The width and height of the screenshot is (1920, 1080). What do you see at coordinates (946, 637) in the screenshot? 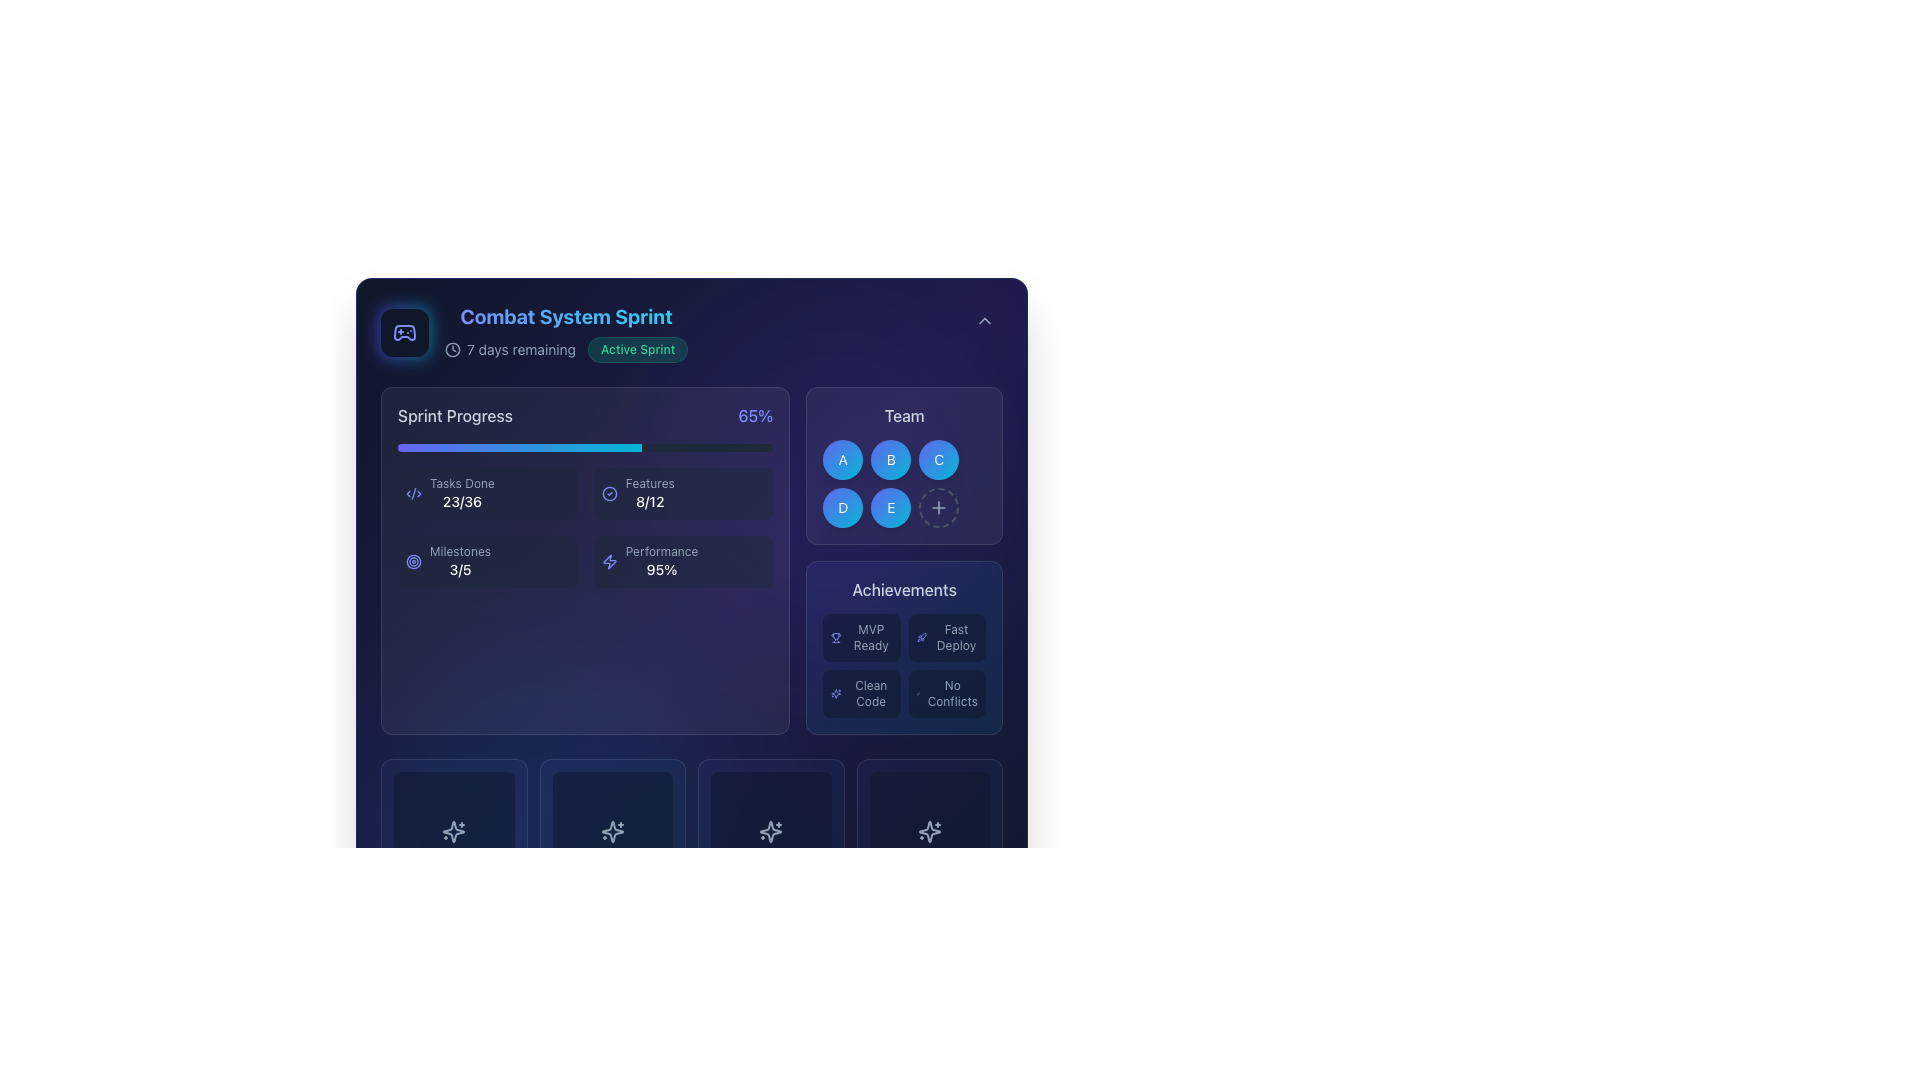
I see `the 'Fast Deploy' Achievement badge or button, which is a small rectangular button with a rocket icon and text, located in the top right corner of the Achievements section` at bounding box center [946, 637].